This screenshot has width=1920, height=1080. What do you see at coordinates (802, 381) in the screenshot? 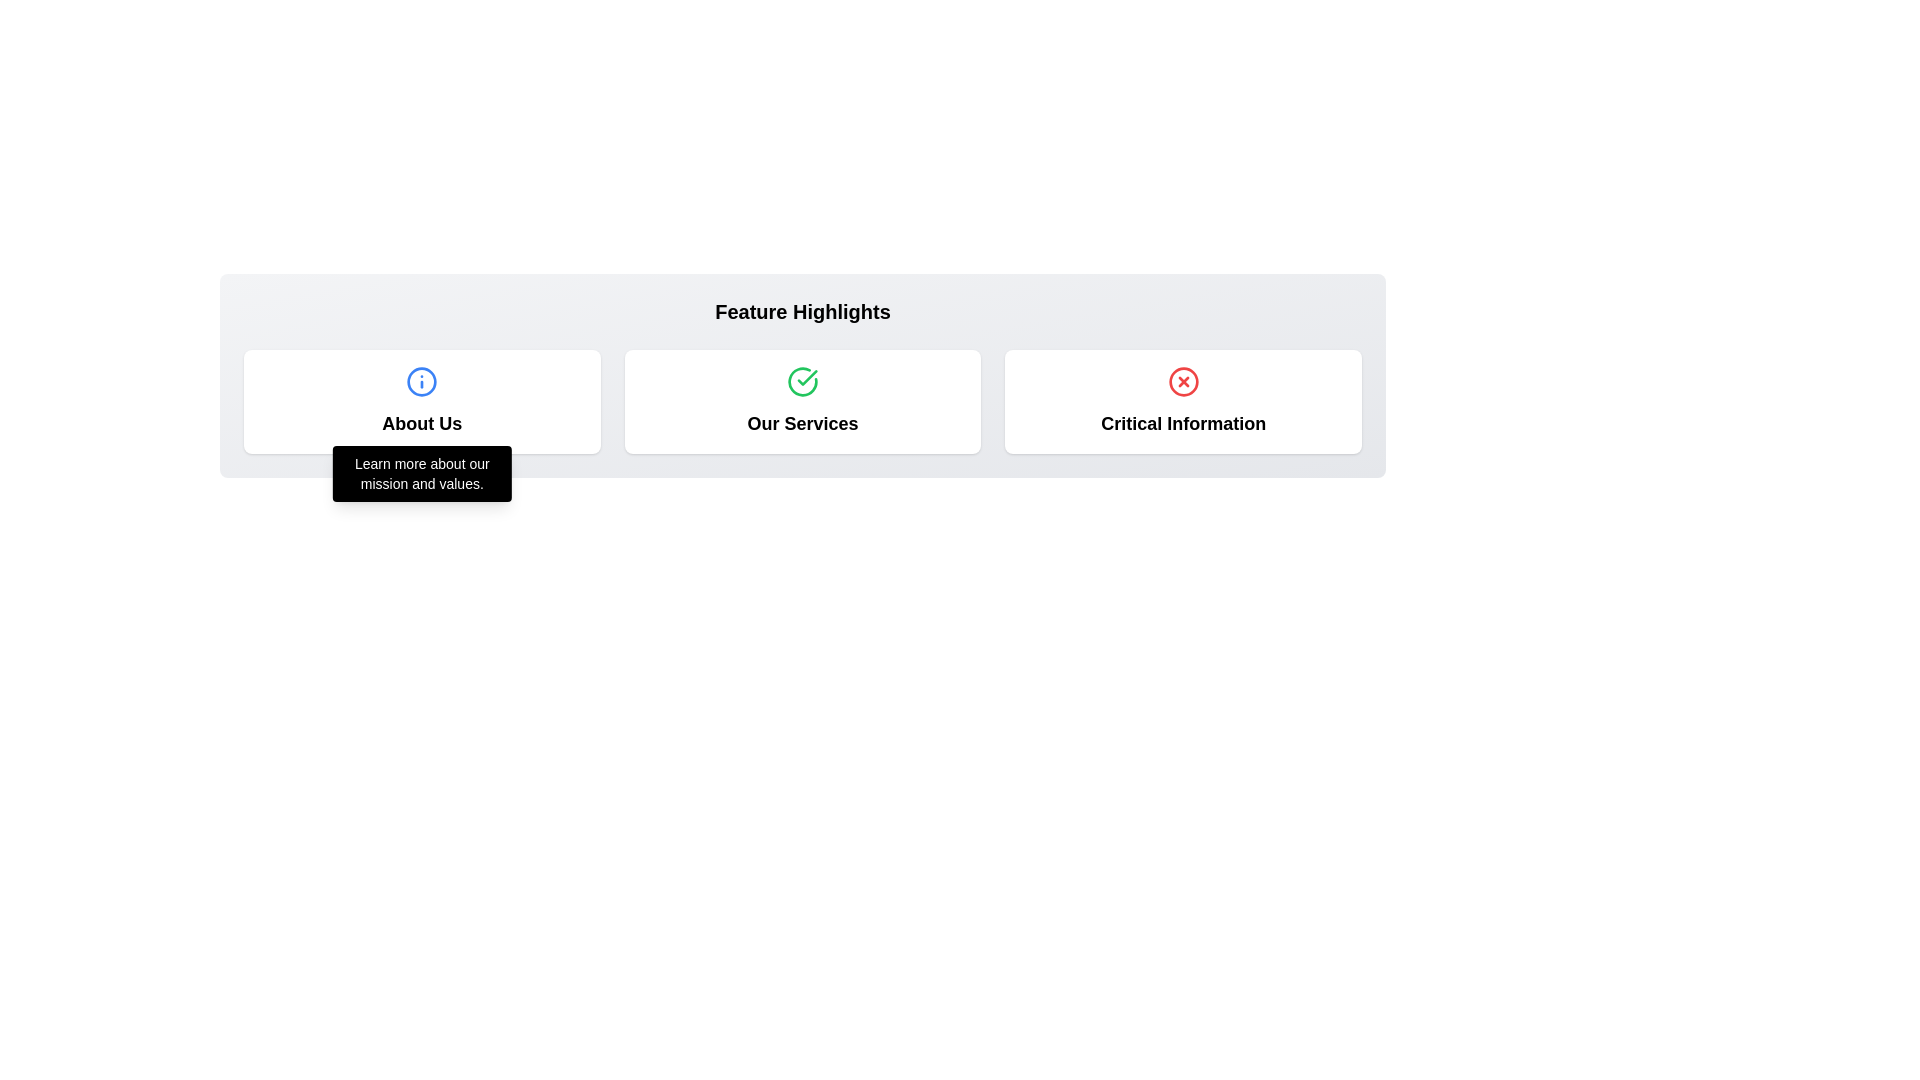
I see `the confirmation icon representing the completion of a service, located within the 'Our Services' box` at bounding box center [802, 381].